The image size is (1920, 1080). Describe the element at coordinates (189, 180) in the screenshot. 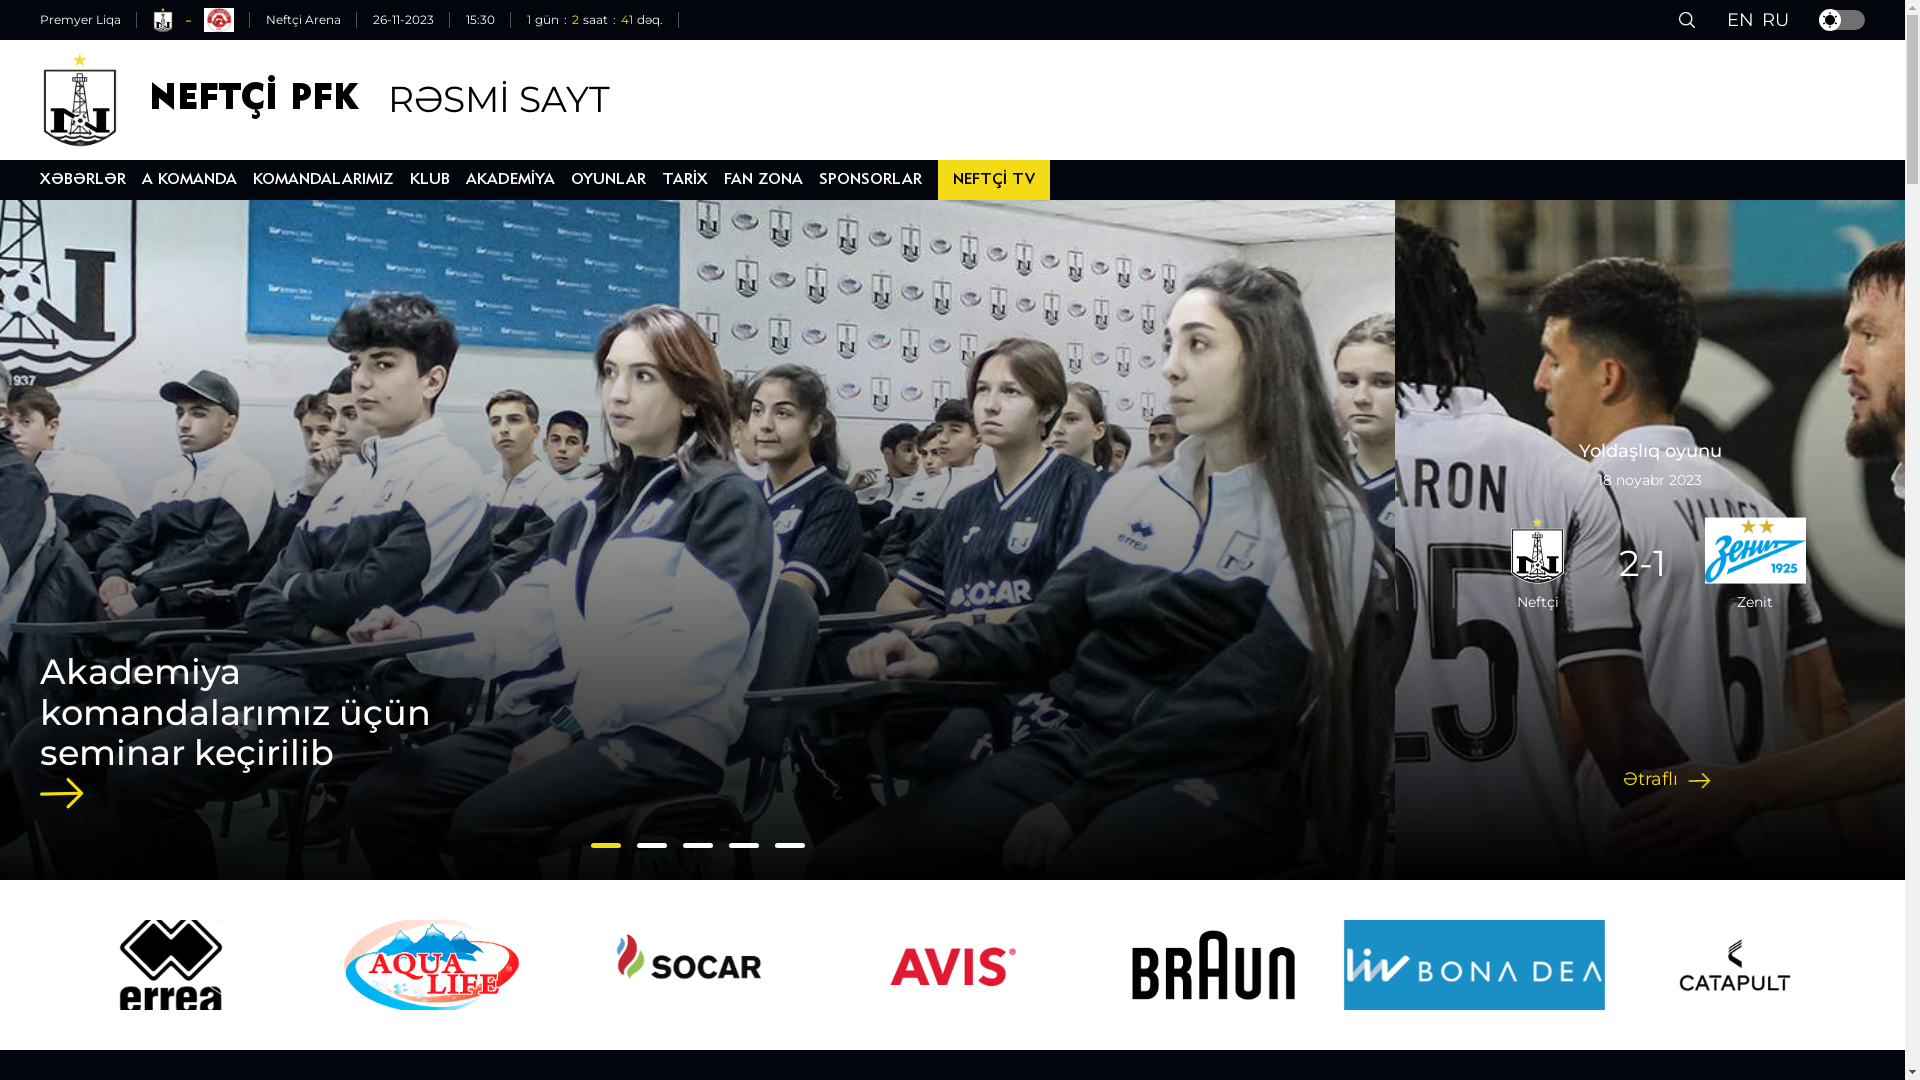

I see `'A KOMANDA'` at that location.